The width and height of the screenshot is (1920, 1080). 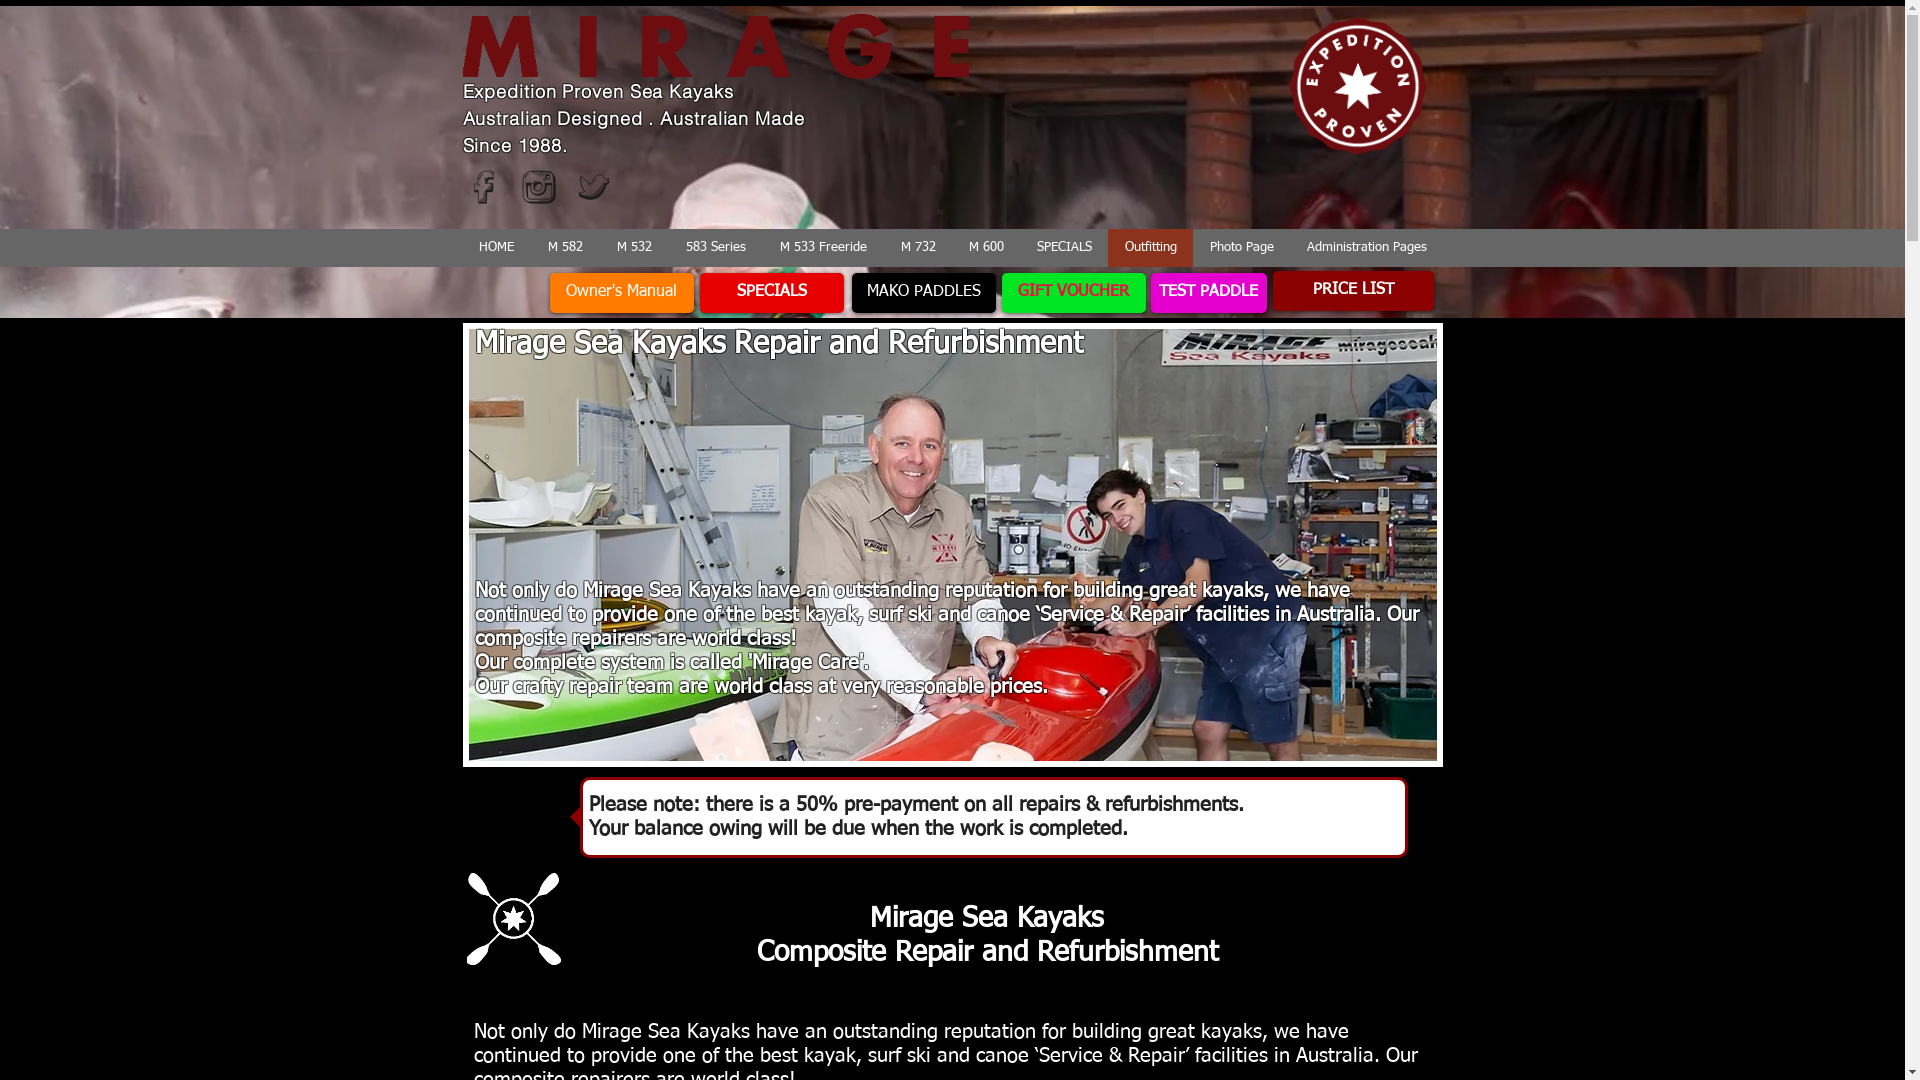 I want to click on 'Kayak & surf ski repairs', so click(x=950, y=544).